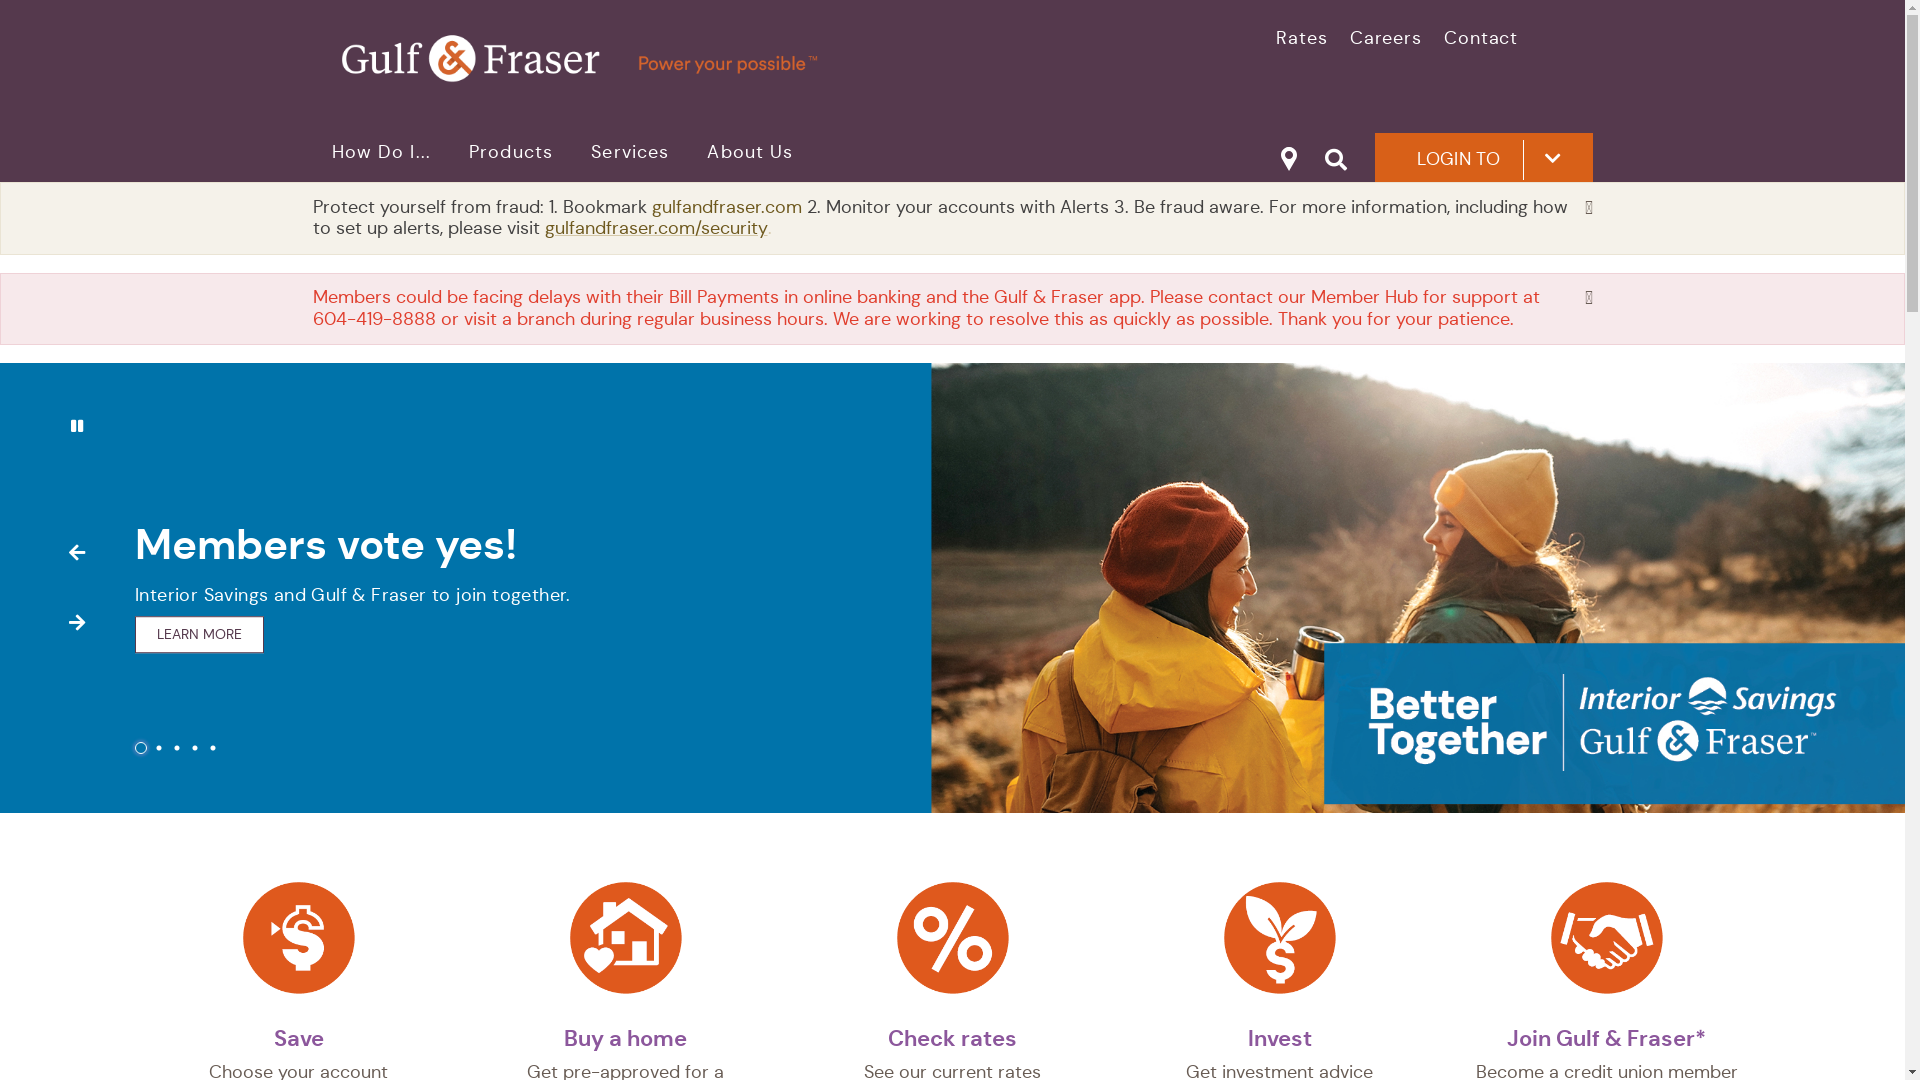 The image size is (1920, 1080). I want to click on 'gulfandfraser.com/security', so click(543, 226).